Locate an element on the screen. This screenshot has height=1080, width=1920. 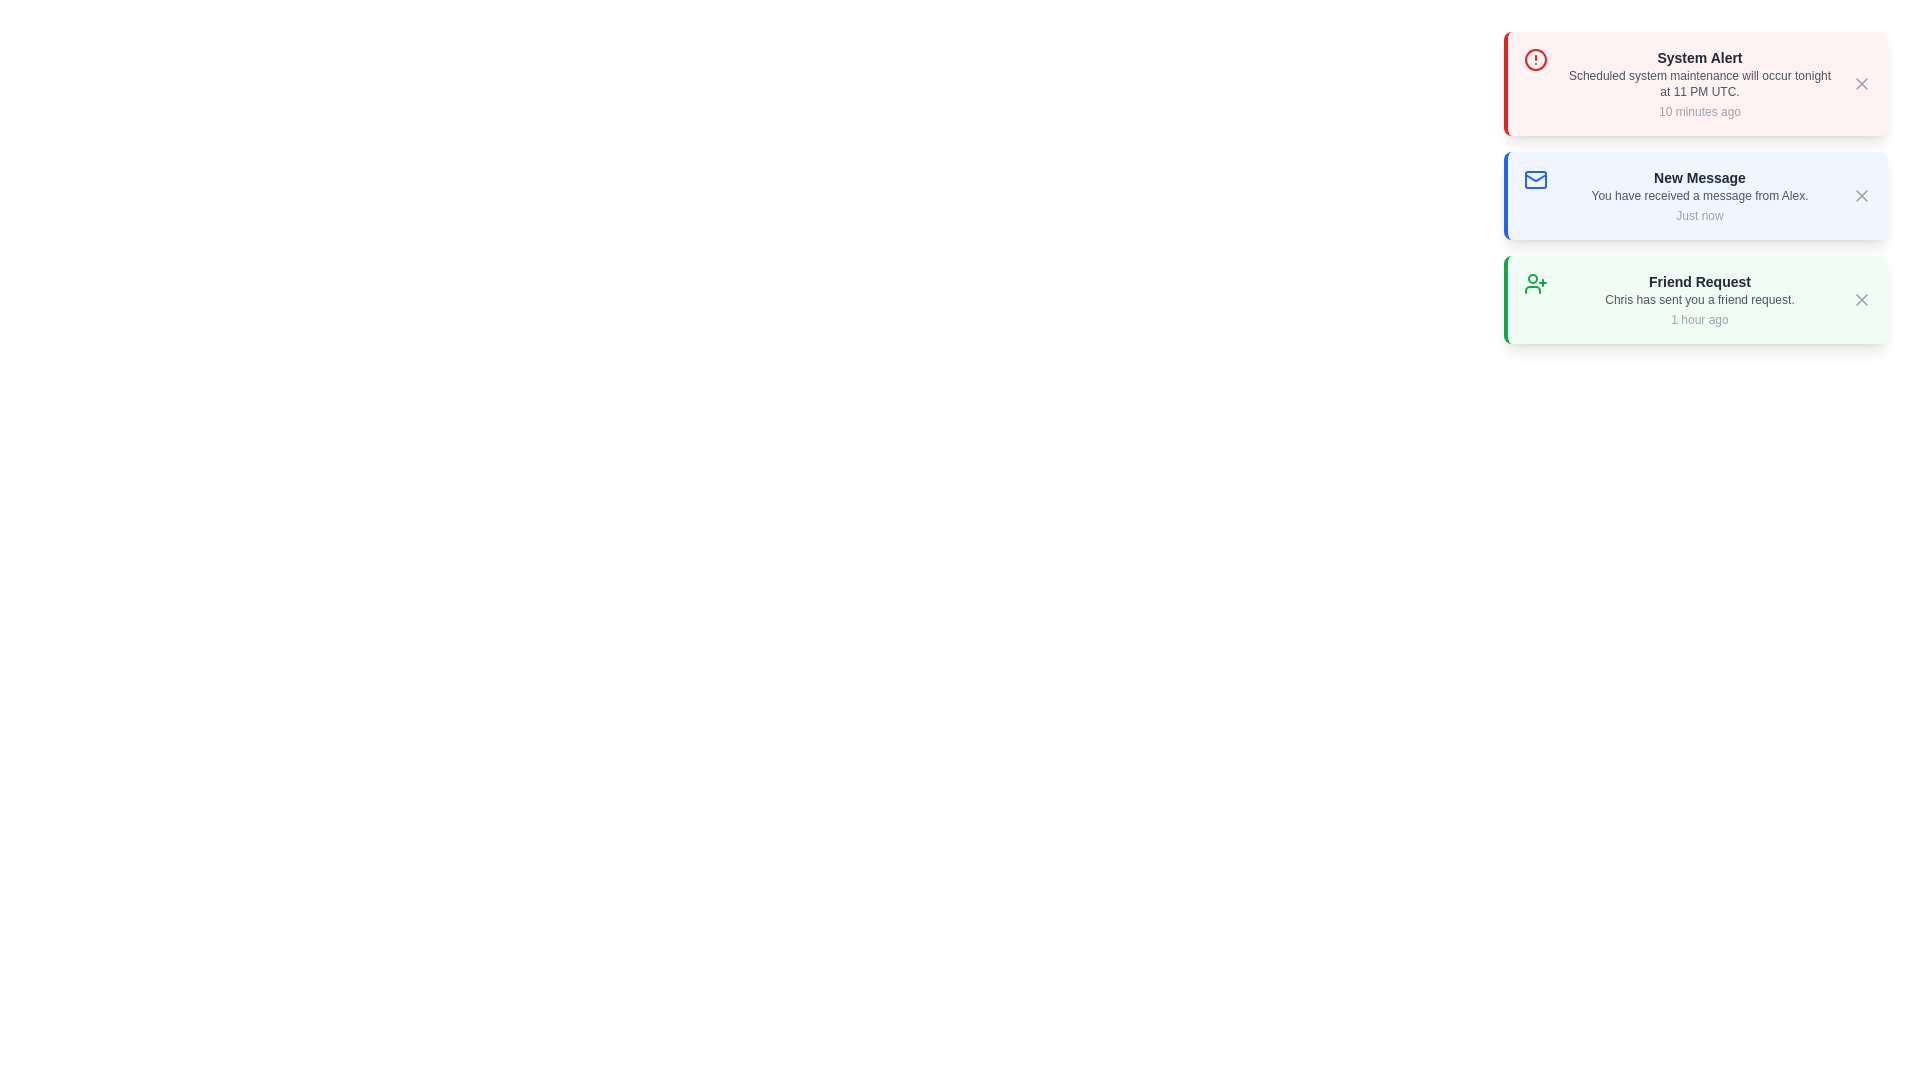
the small gray 'X' button located on the right side of the 'System Alert' notification box is located at coordinates (1861, 83).